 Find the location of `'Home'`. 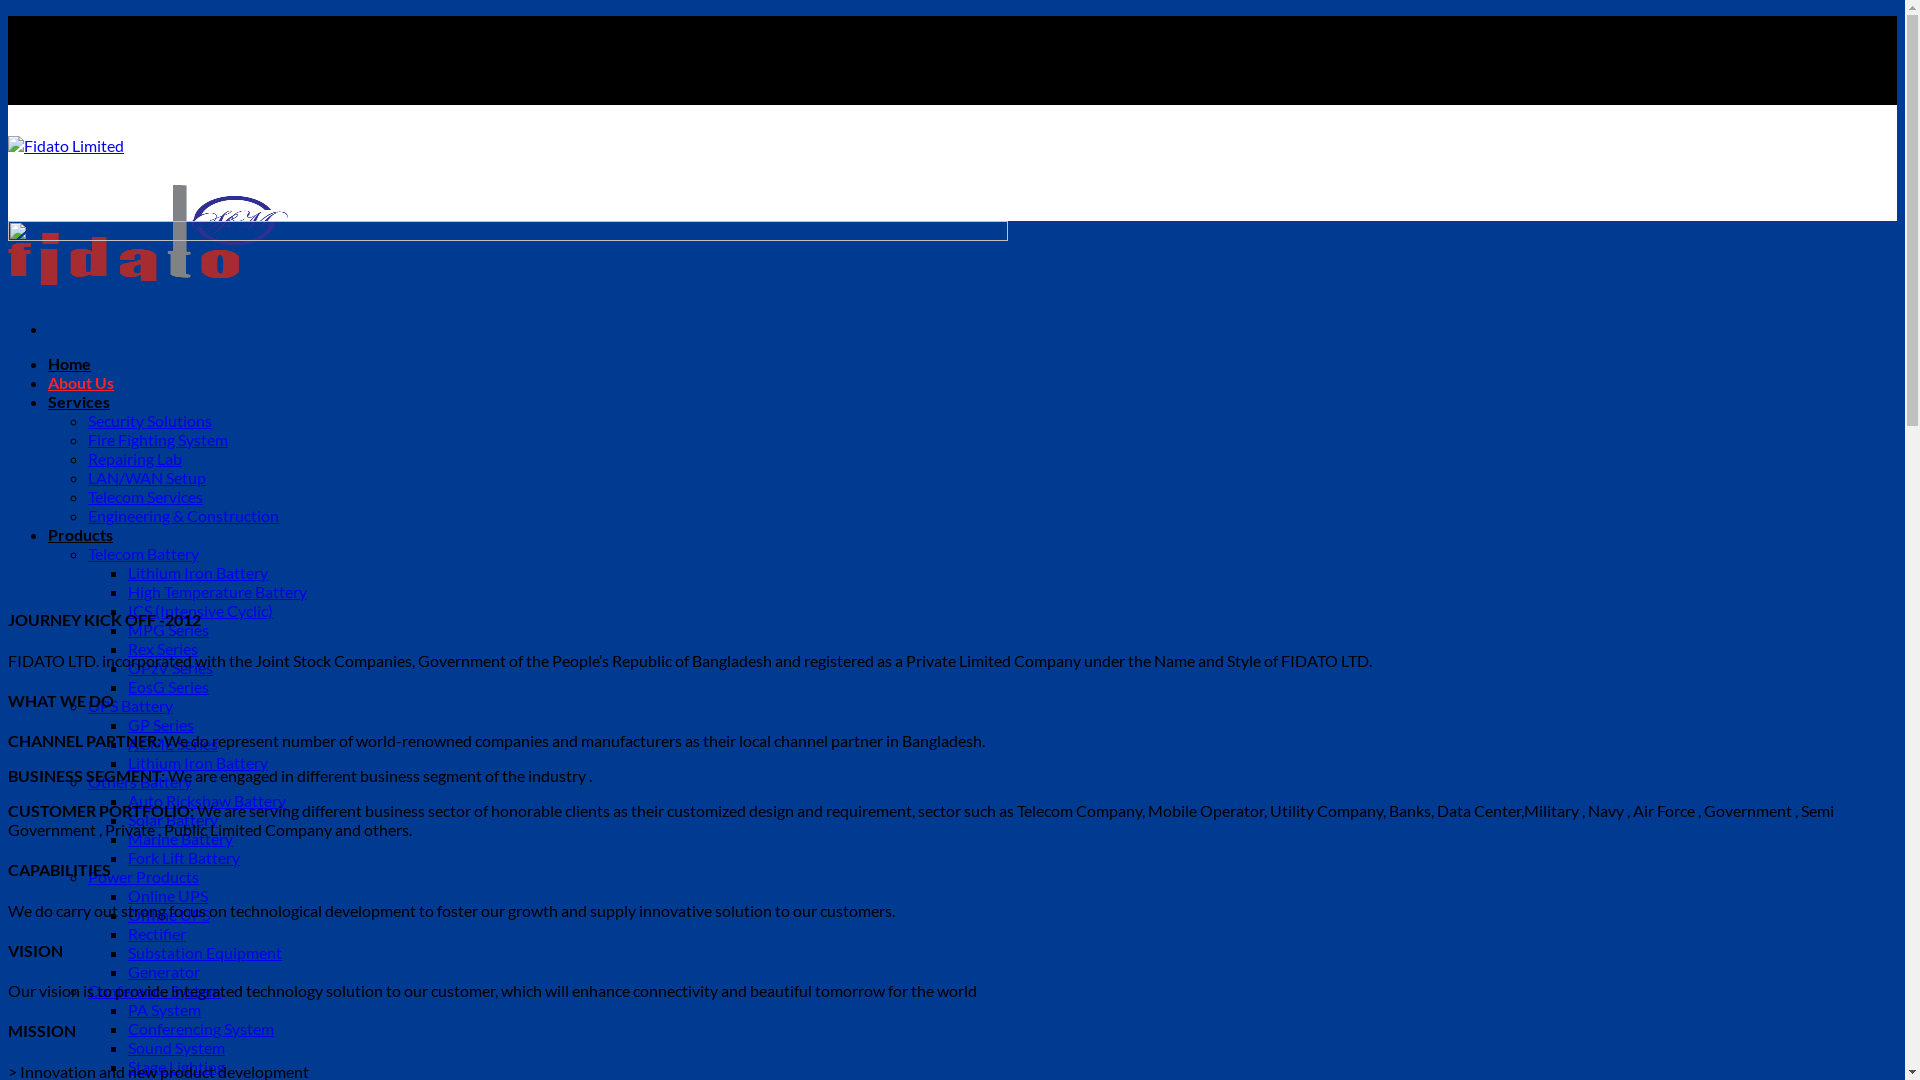

'Home' is located at coordinates (69, 363).